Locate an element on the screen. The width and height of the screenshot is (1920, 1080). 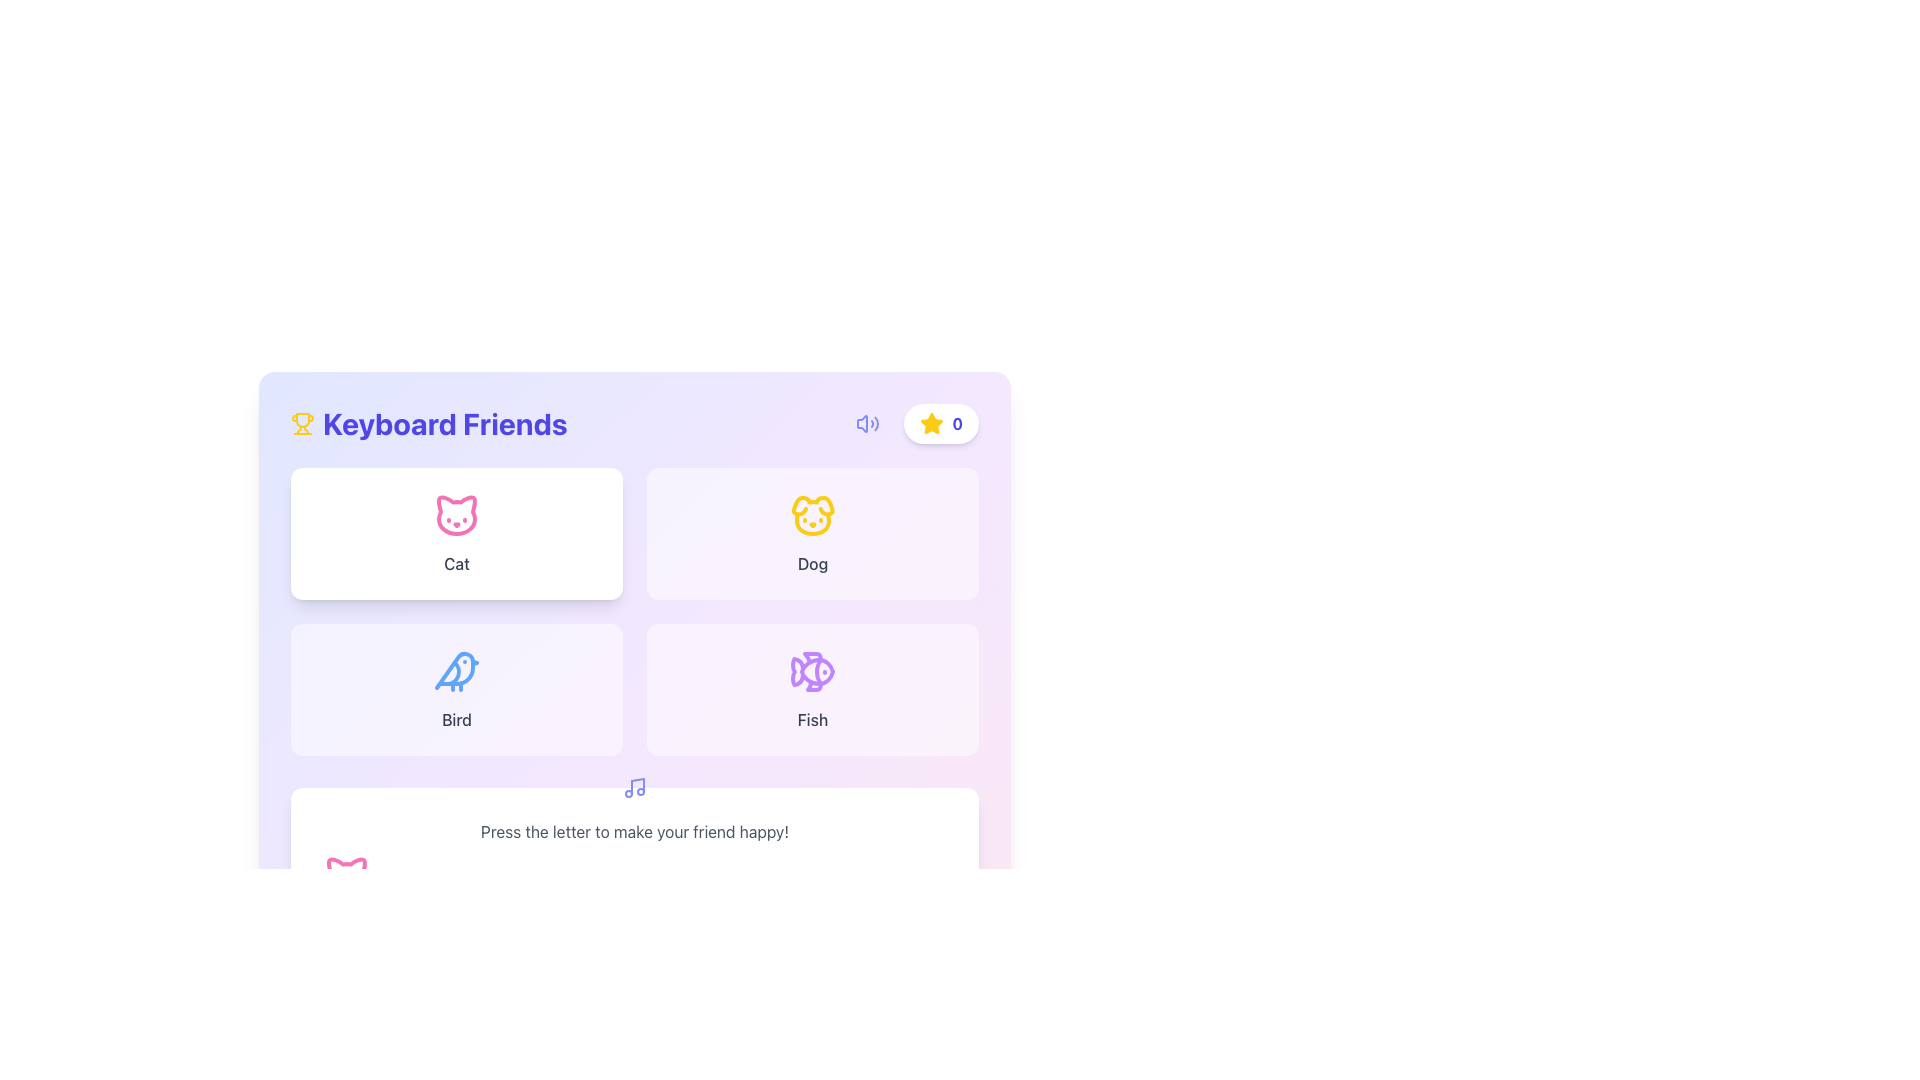
the decorative cat icon located at the top center of the card that contains the text 'cat' is located at coordinates (455, 515).